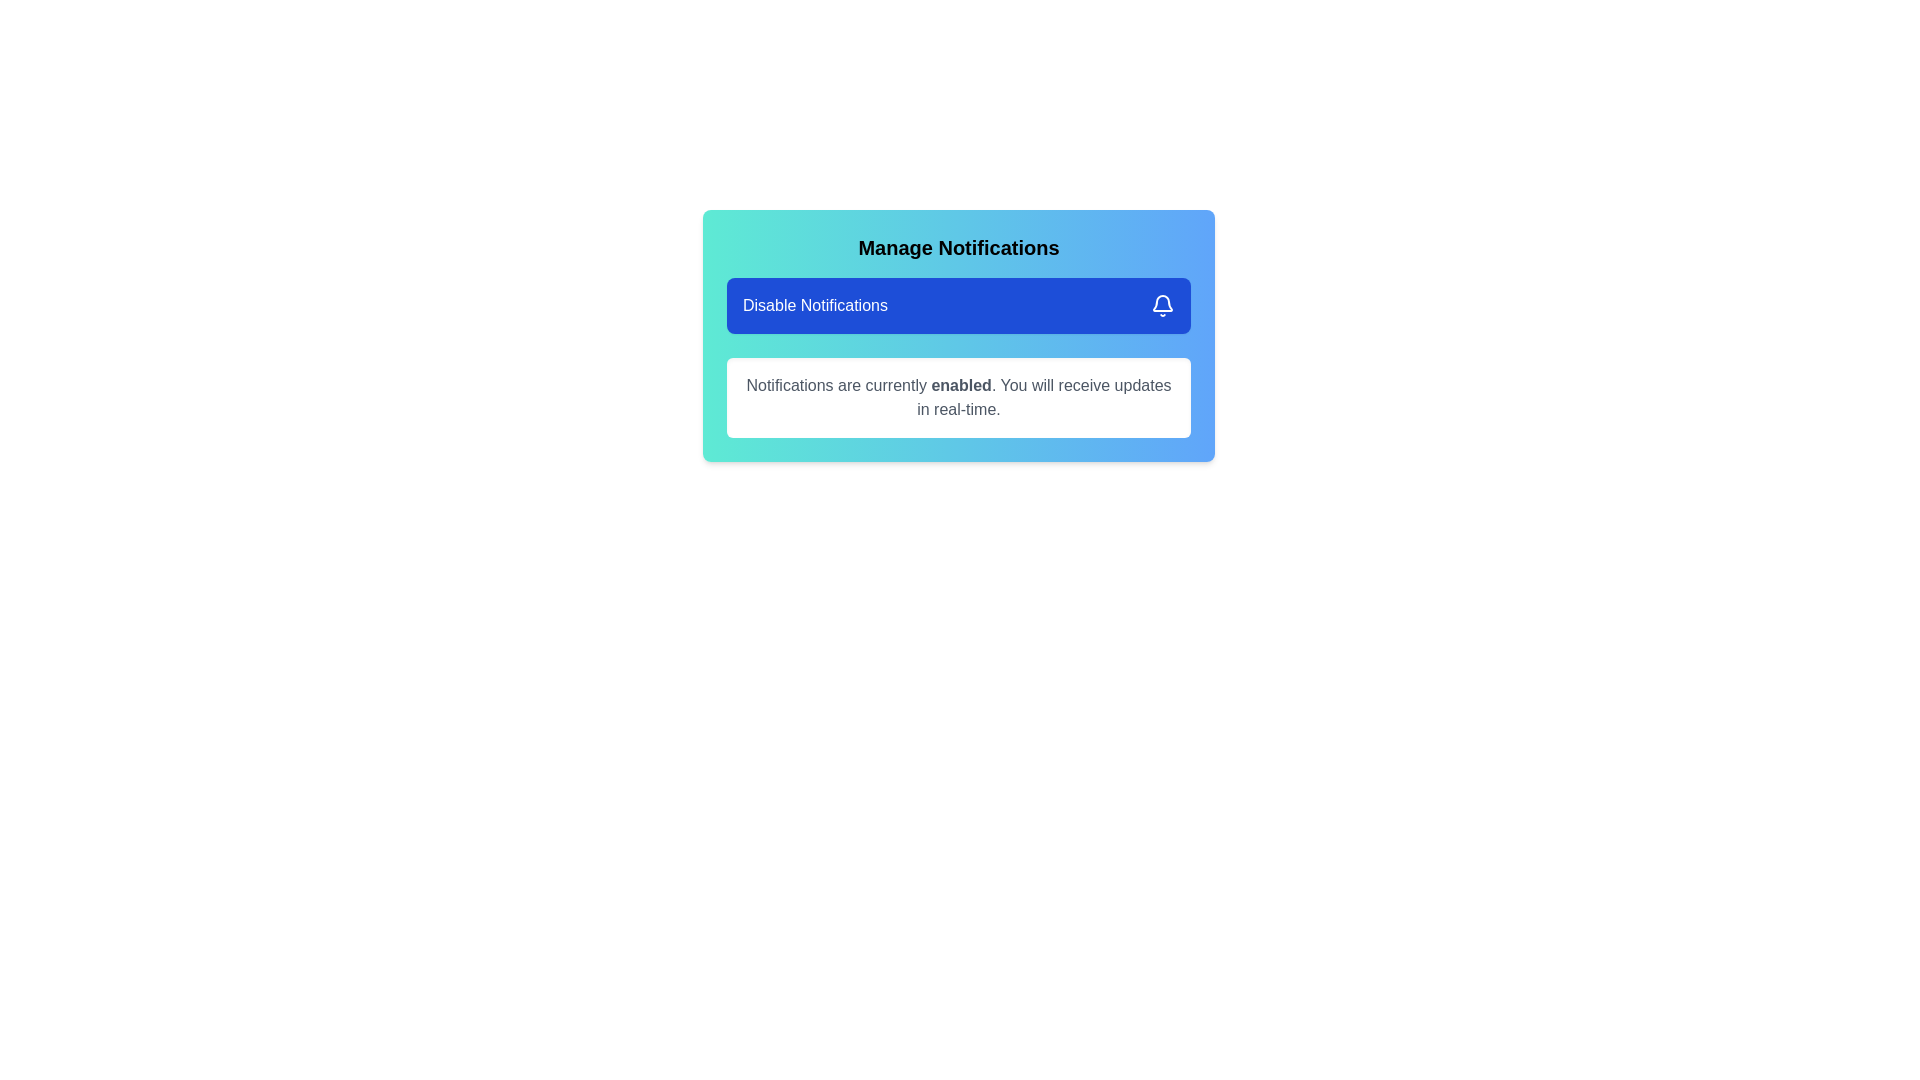 Image resolution: width=1920 pixels, height=1080 pixels. Describe the element at coordinates (958, 305) in the screenshot. I see `'Disable Notifications' button to toggle the notification status` at that location.